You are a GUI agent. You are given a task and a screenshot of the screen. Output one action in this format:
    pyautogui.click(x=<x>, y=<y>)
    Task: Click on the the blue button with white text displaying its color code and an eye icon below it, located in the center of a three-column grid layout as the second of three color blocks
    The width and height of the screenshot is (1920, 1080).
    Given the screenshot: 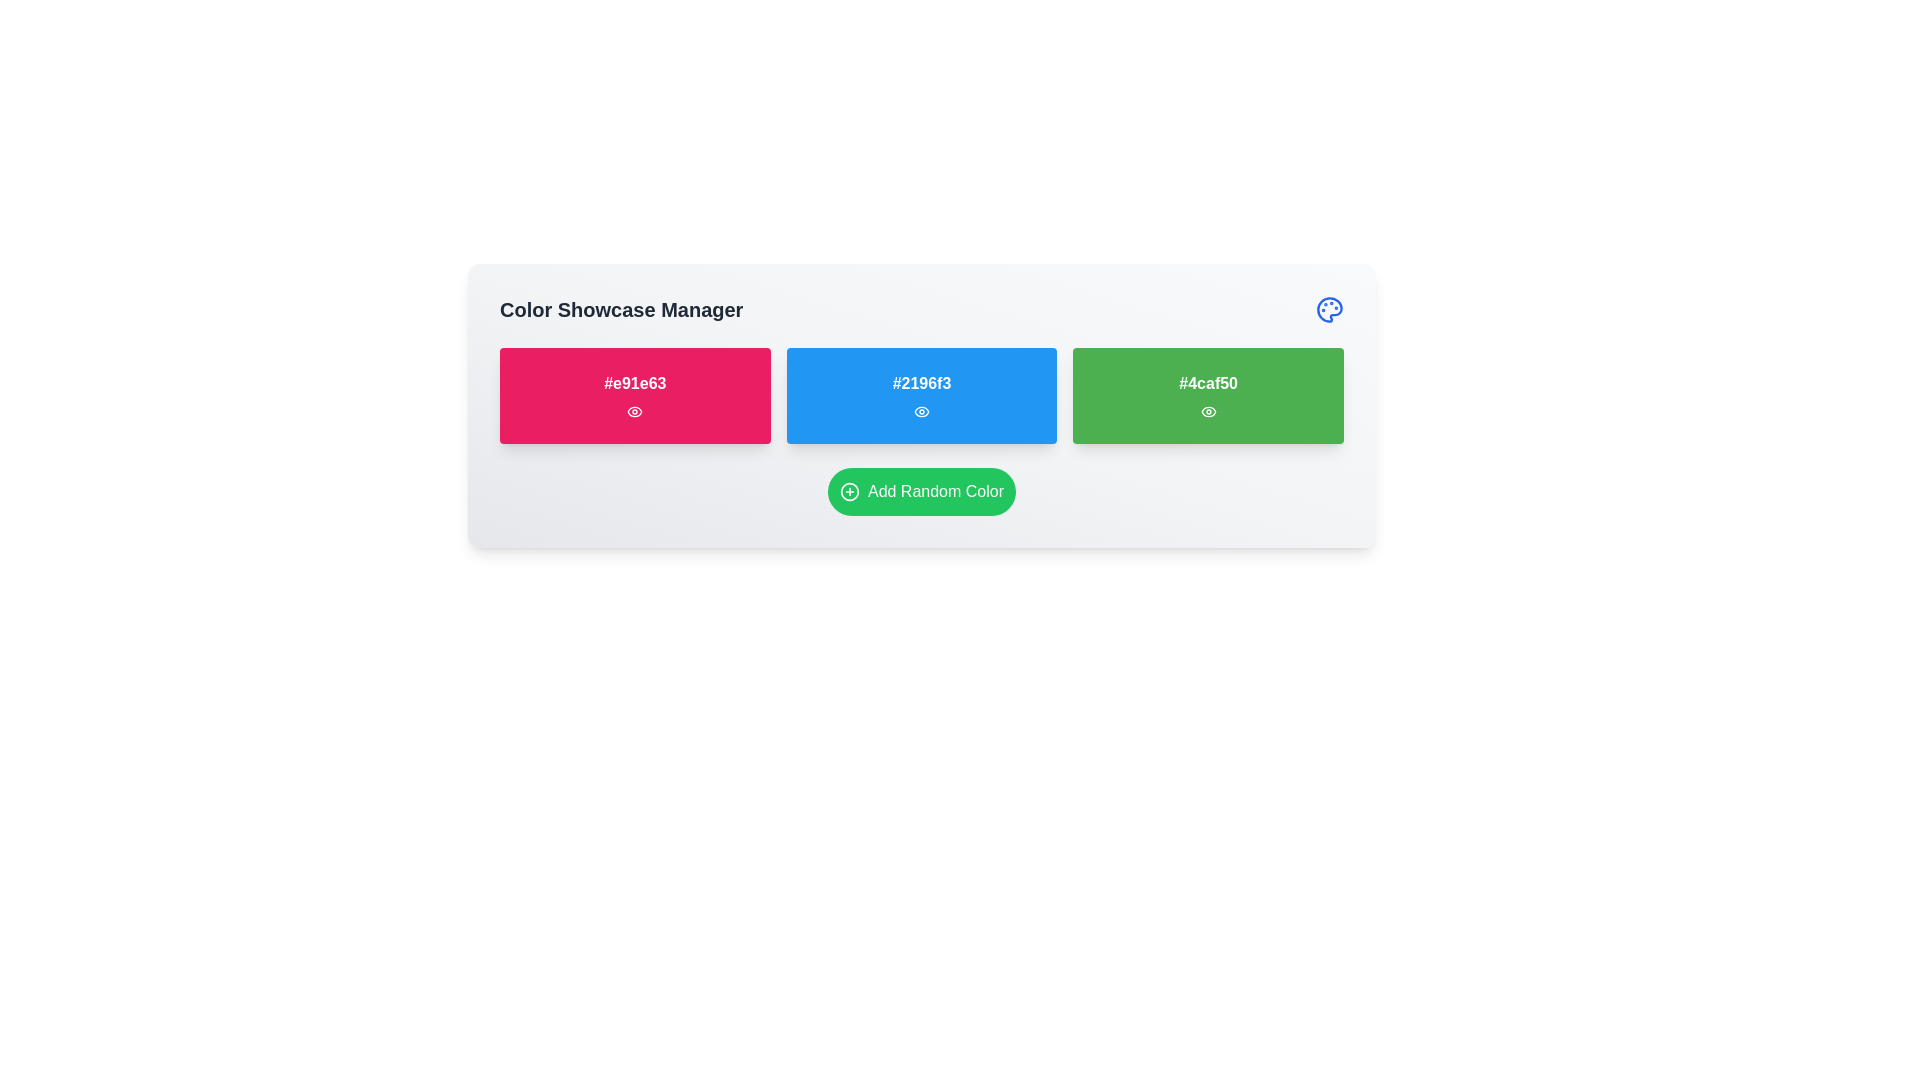 What is the action you would take?
    pyautogui.click(x=920, y=396)
    